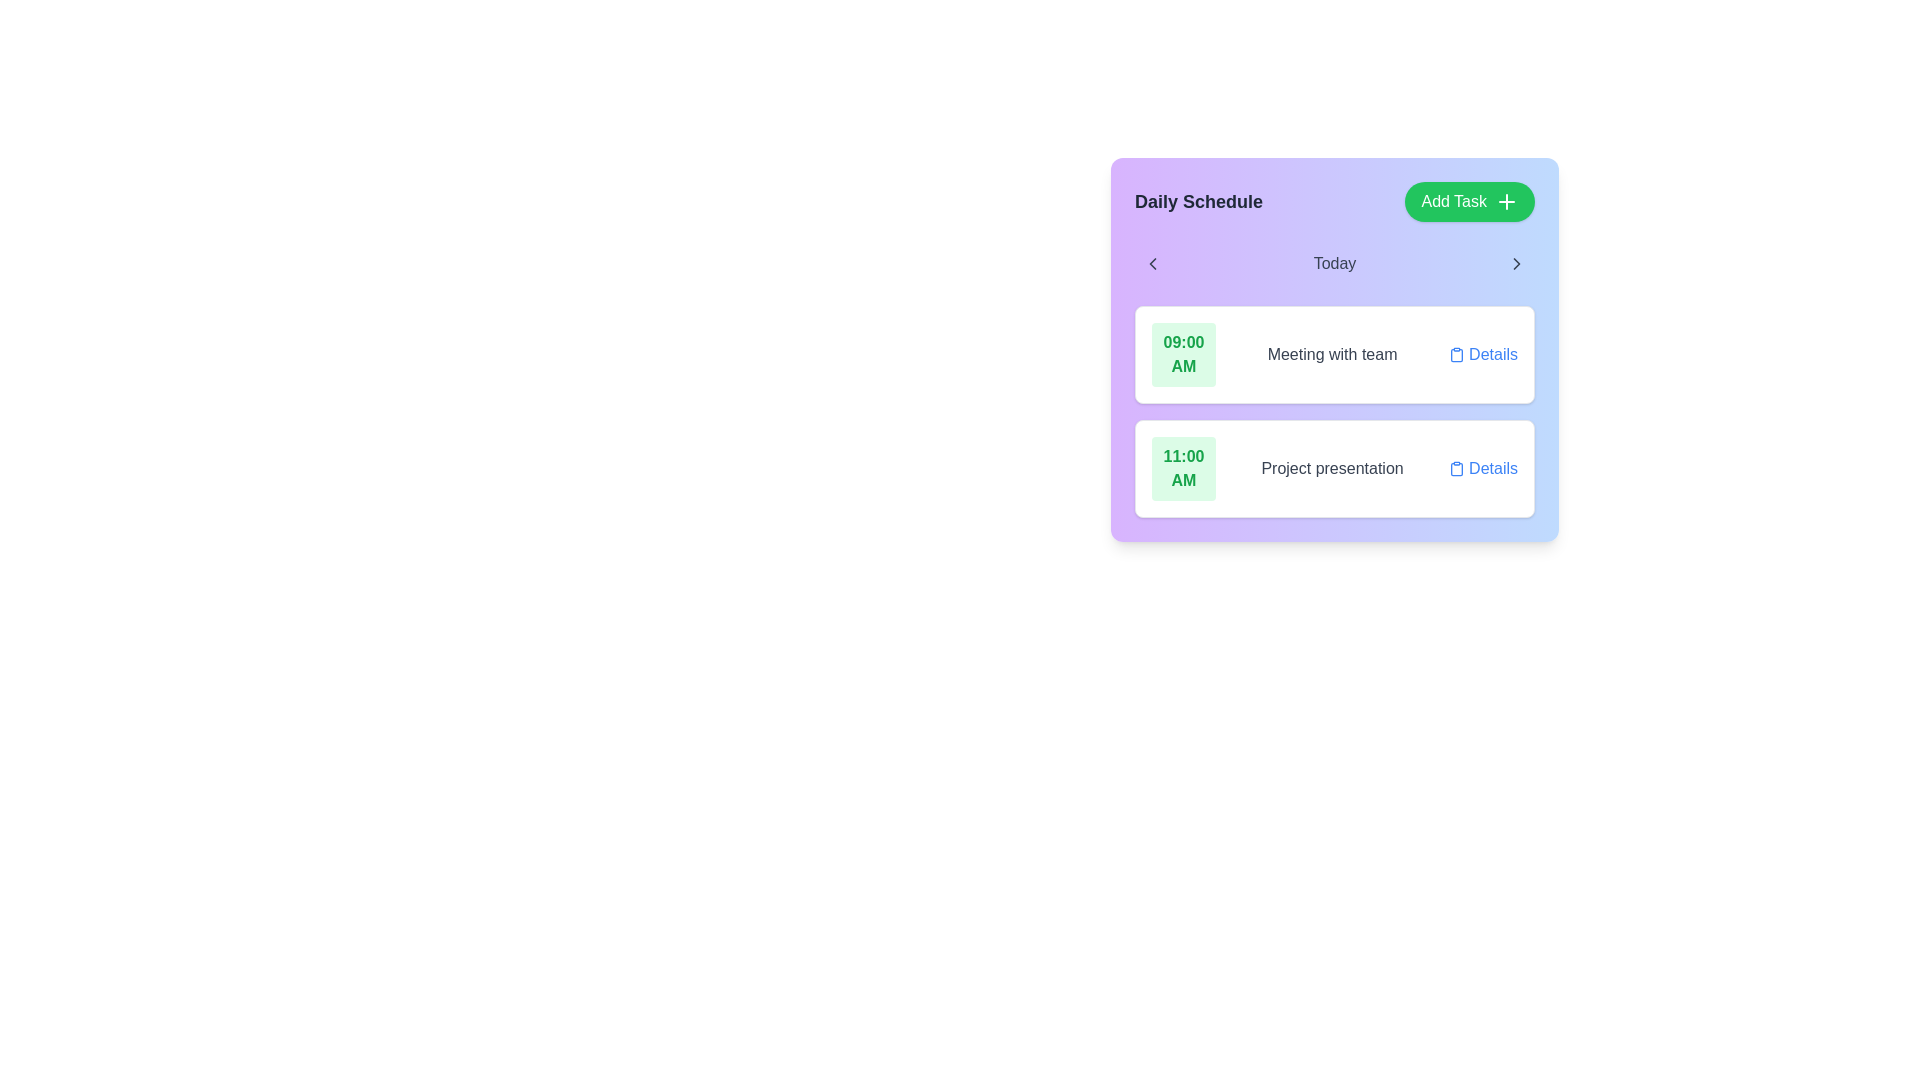 The height and width of the screenshot is (1080, 1920). Describe the element at coordinates (1152, 262) in the screenshot. I see `the left-pointing chevron icon button located in the top-left corner of the 'Daily Schedule' box` at that location.